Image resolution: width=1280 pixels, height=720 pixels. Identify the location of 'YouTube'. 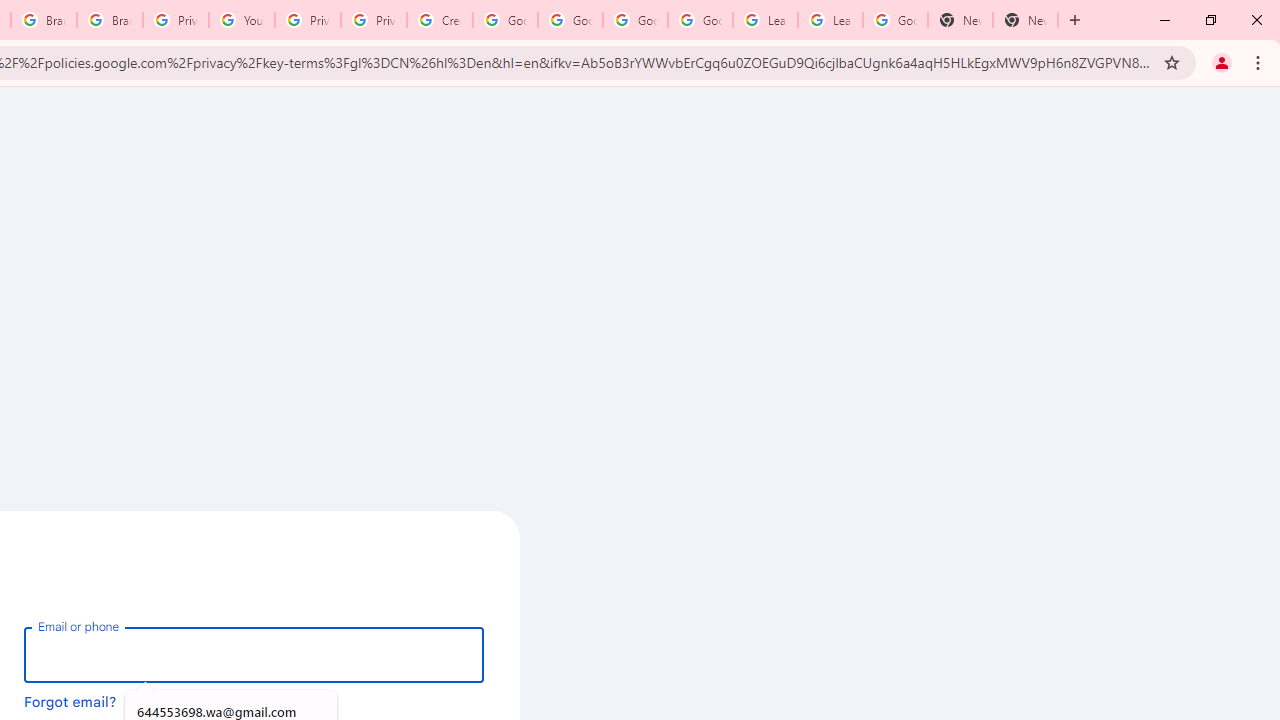
(240, 20).